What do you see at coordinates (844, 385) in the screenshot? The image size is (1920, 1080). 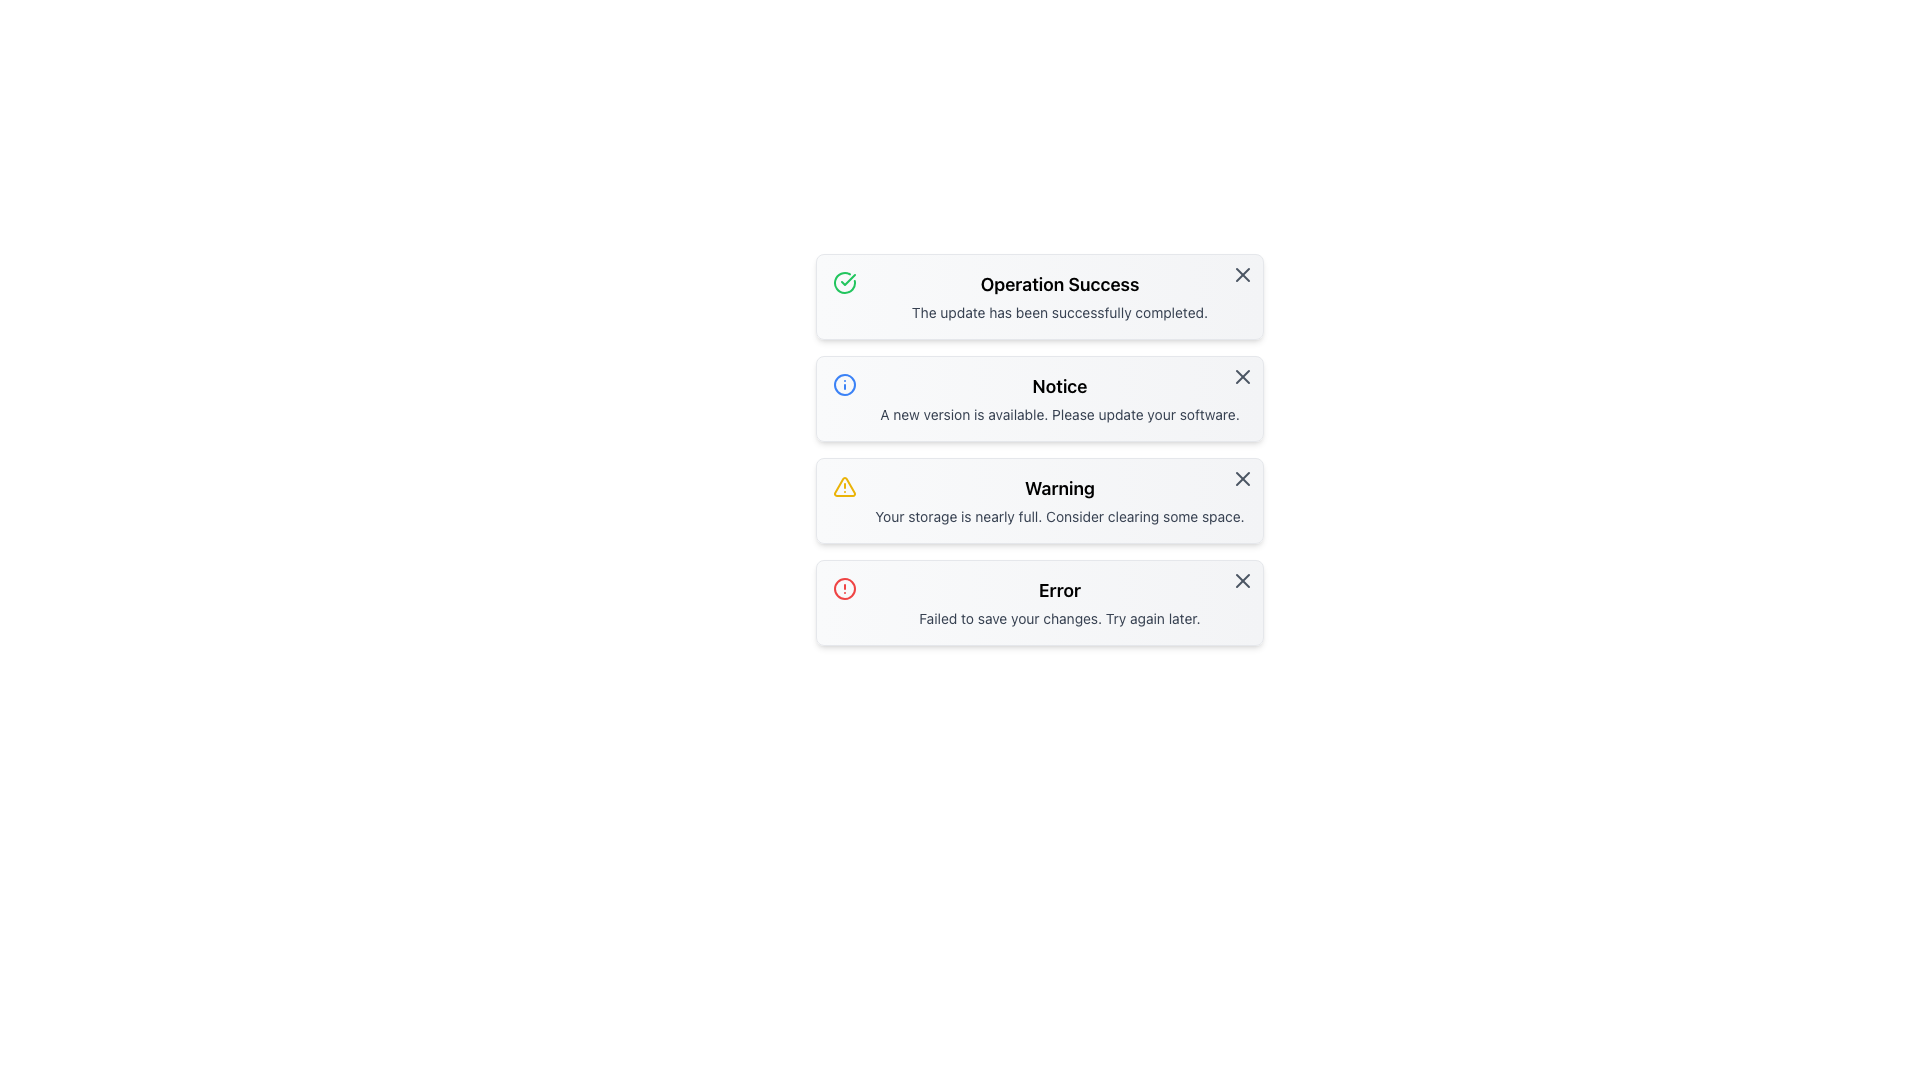 I see `SVG circle graphic that serves as the outer circle of the 'Notice' status message icon, located second from the top in the vertical list of status messages` at bounding box center [844, 385].